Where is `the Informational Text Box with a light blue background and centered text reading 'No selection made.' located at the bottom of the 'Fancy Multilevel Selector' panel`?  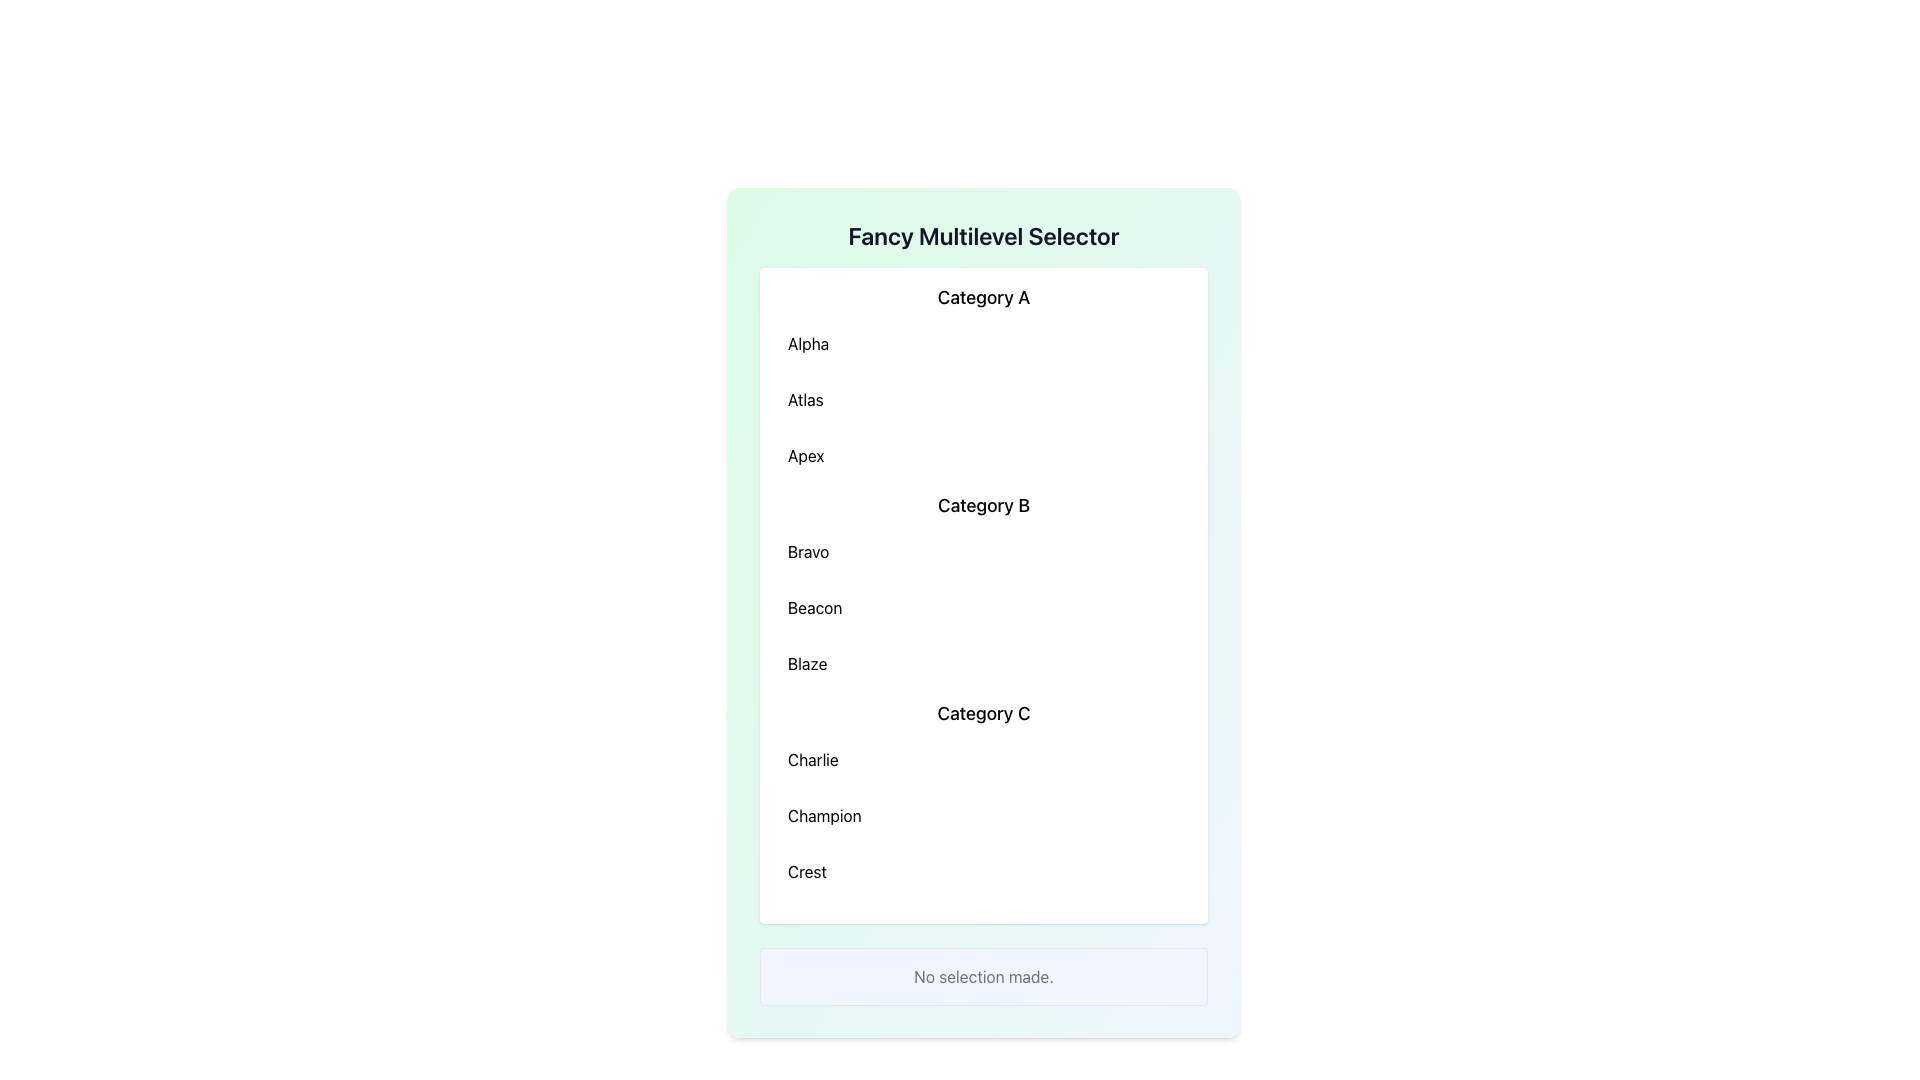 the Informational Text Box with a light blue background and centered text reading 'No selection made.' located at the bottom of the 'Fancy Multilevel Selector' panel is located at coordinates (983, 975).